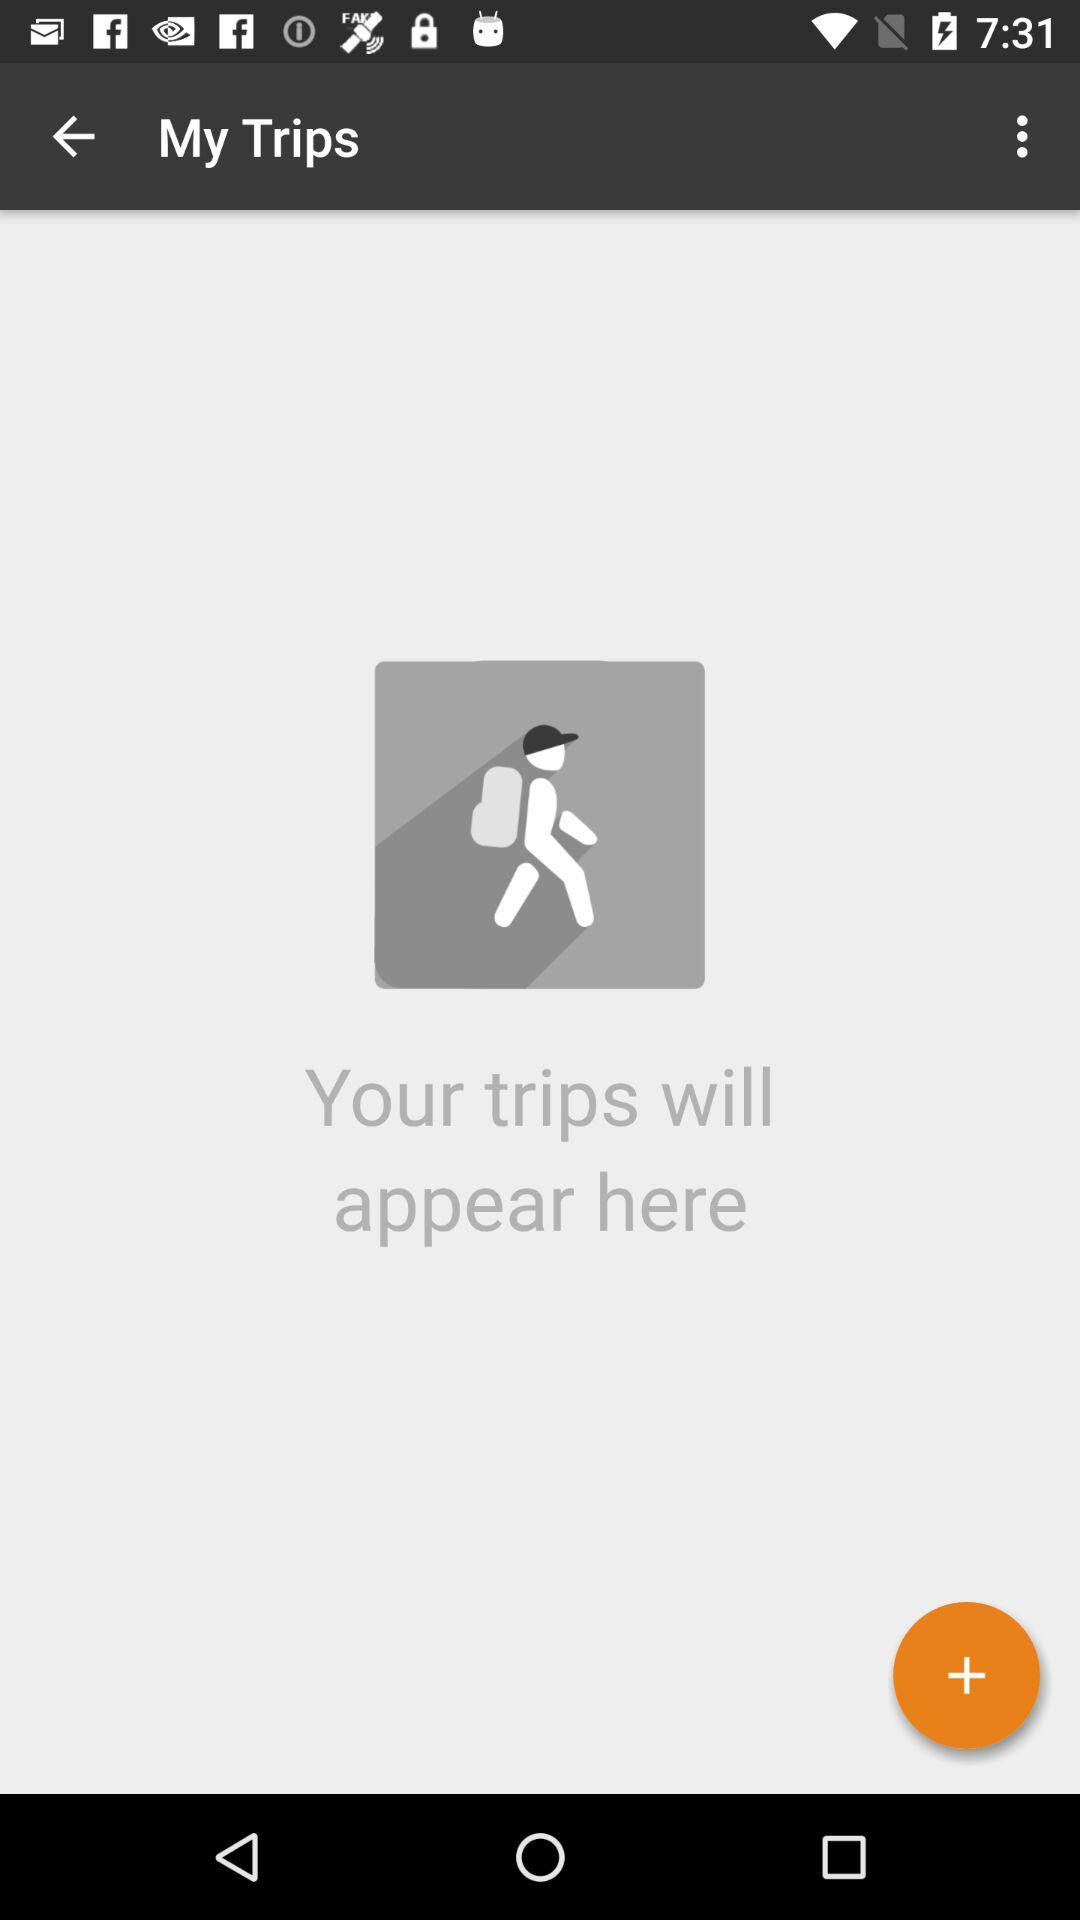 The height and width of the screenshot is (1920, 1080). I want to click on the icon above your trips will icon, so click(1027, 135).